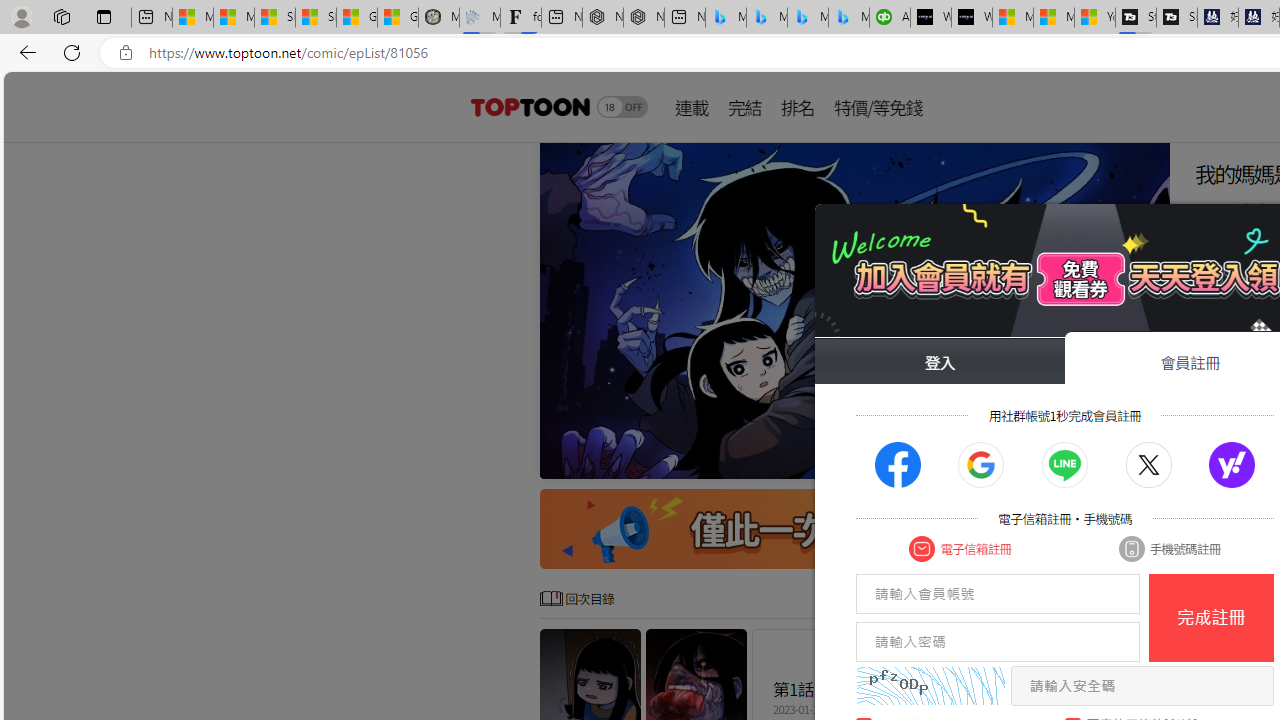 This screenshot has width=1280, height=720. What do you see at coordinates (855, 311) in the screenshot?
I see `'Class: swiper-slide swiper-slide-duplicate swiper-slide-next'` at bounding box center [855, 311].